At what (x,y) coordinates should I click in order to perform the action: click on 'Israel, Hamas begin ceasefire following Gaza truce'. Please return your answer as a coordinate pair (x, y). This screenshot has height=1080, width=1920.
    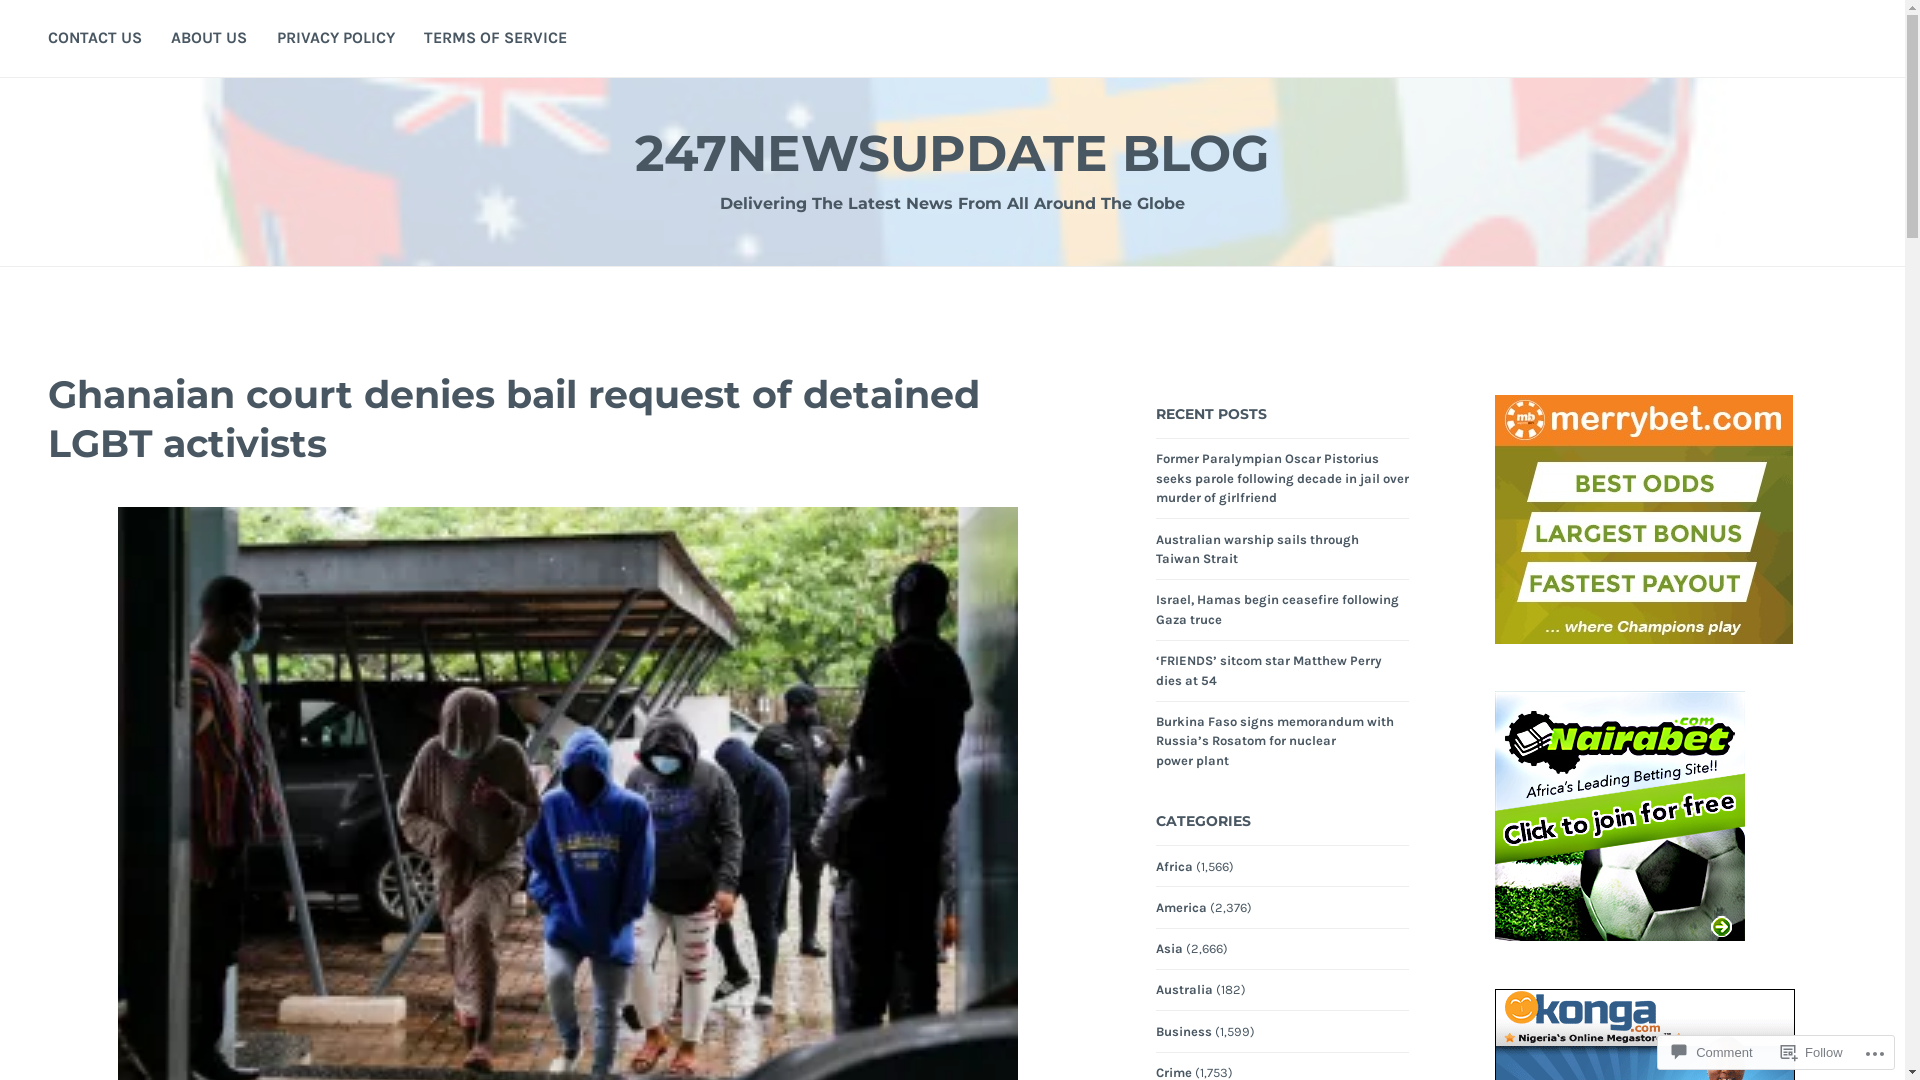
    Looking at the image, I should click on (1276, 608).